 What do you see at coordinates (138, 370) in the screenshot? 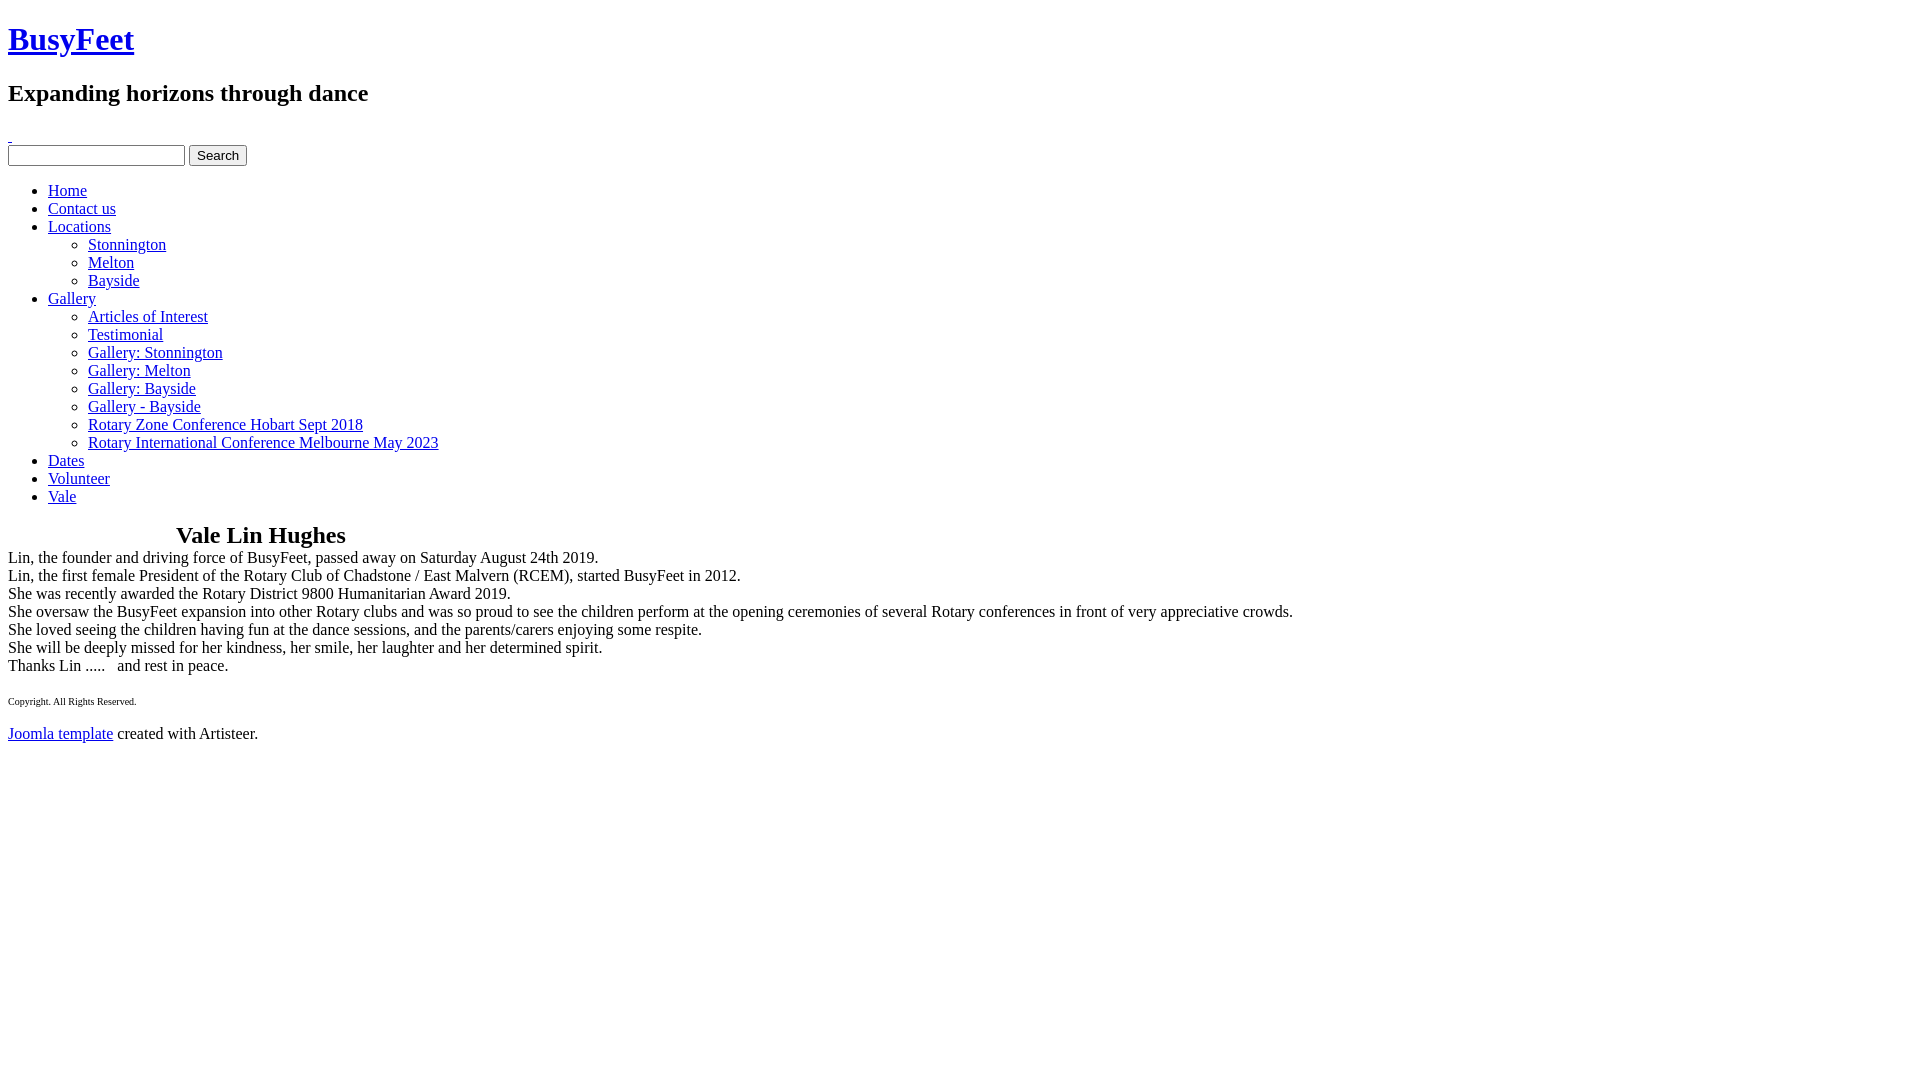
I see `'Gallery: Melton'` at bounding box center [138, 370].